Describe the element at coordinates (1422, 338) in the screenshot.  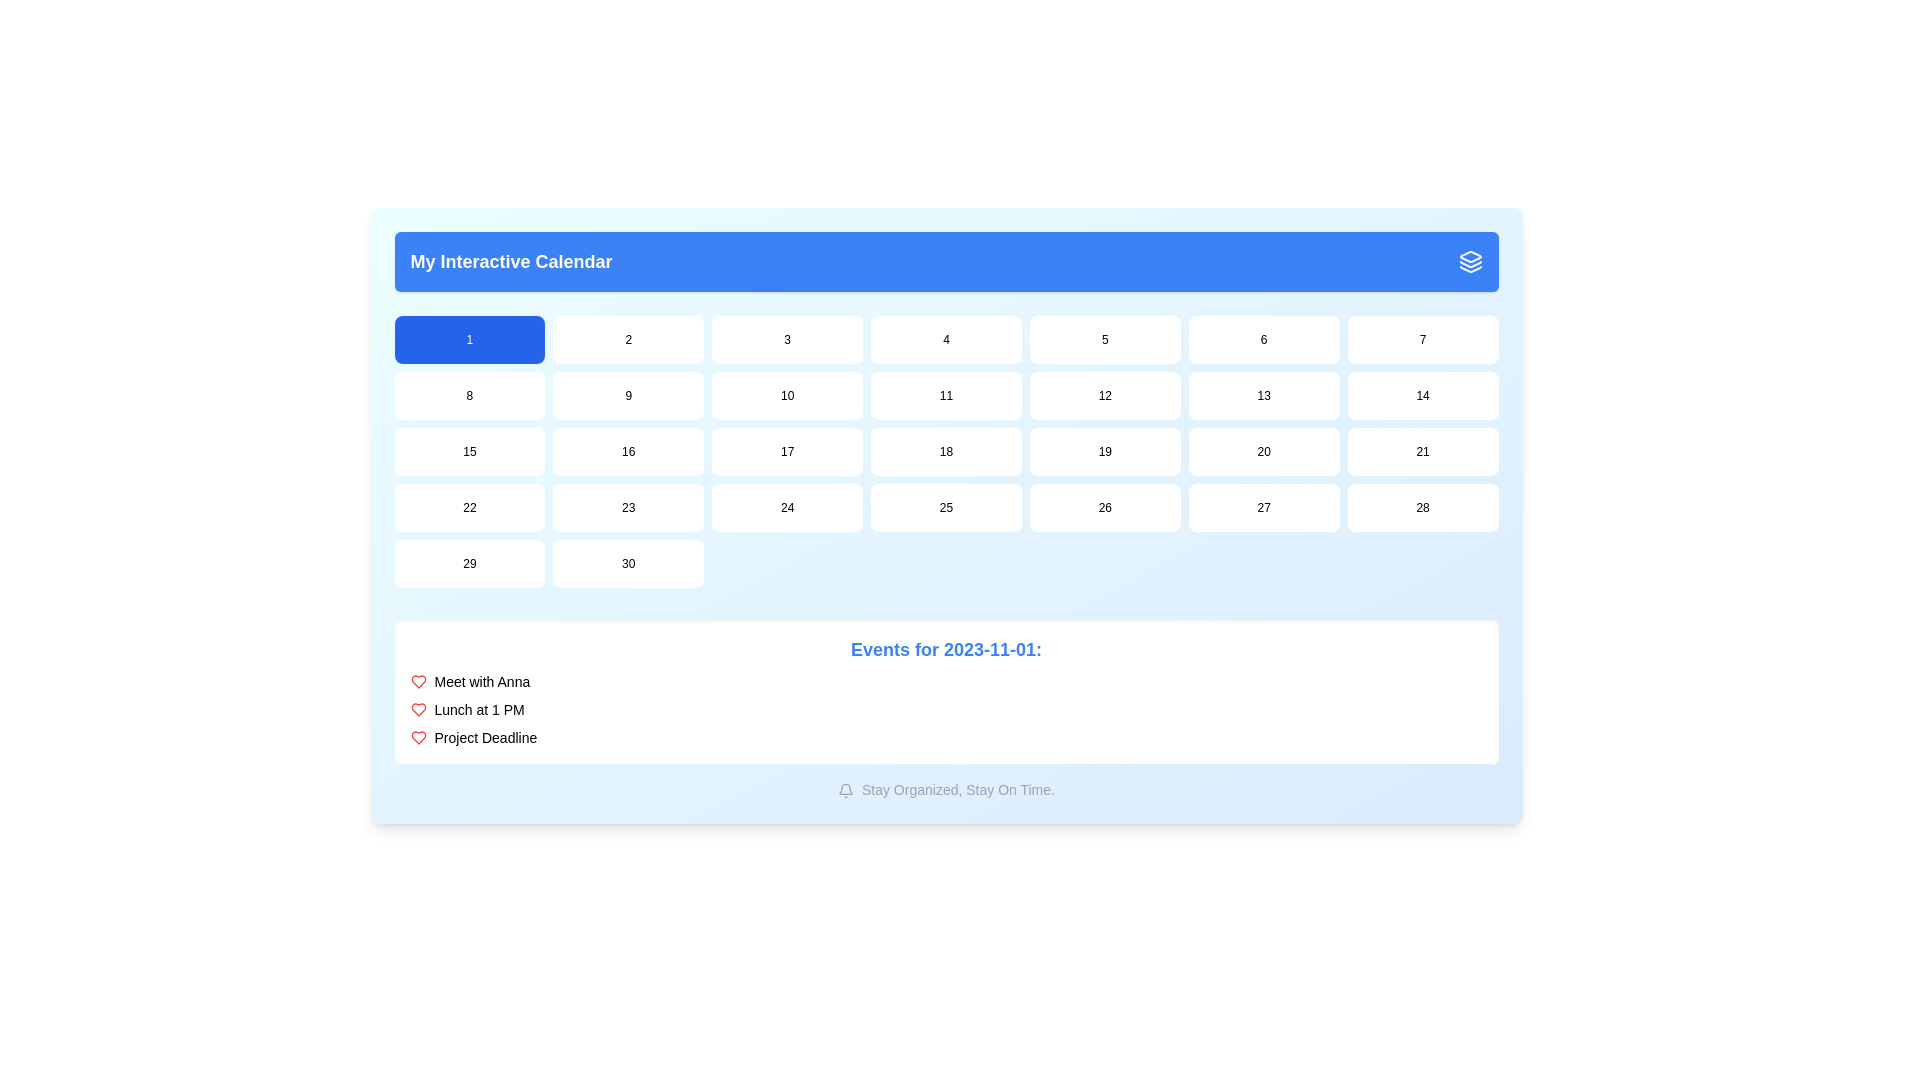
I see `the button labeled '7', which is a rectangular UI component with rounded corners, part of the grid in 'My Interactive Calendar', to change its state` at that location.